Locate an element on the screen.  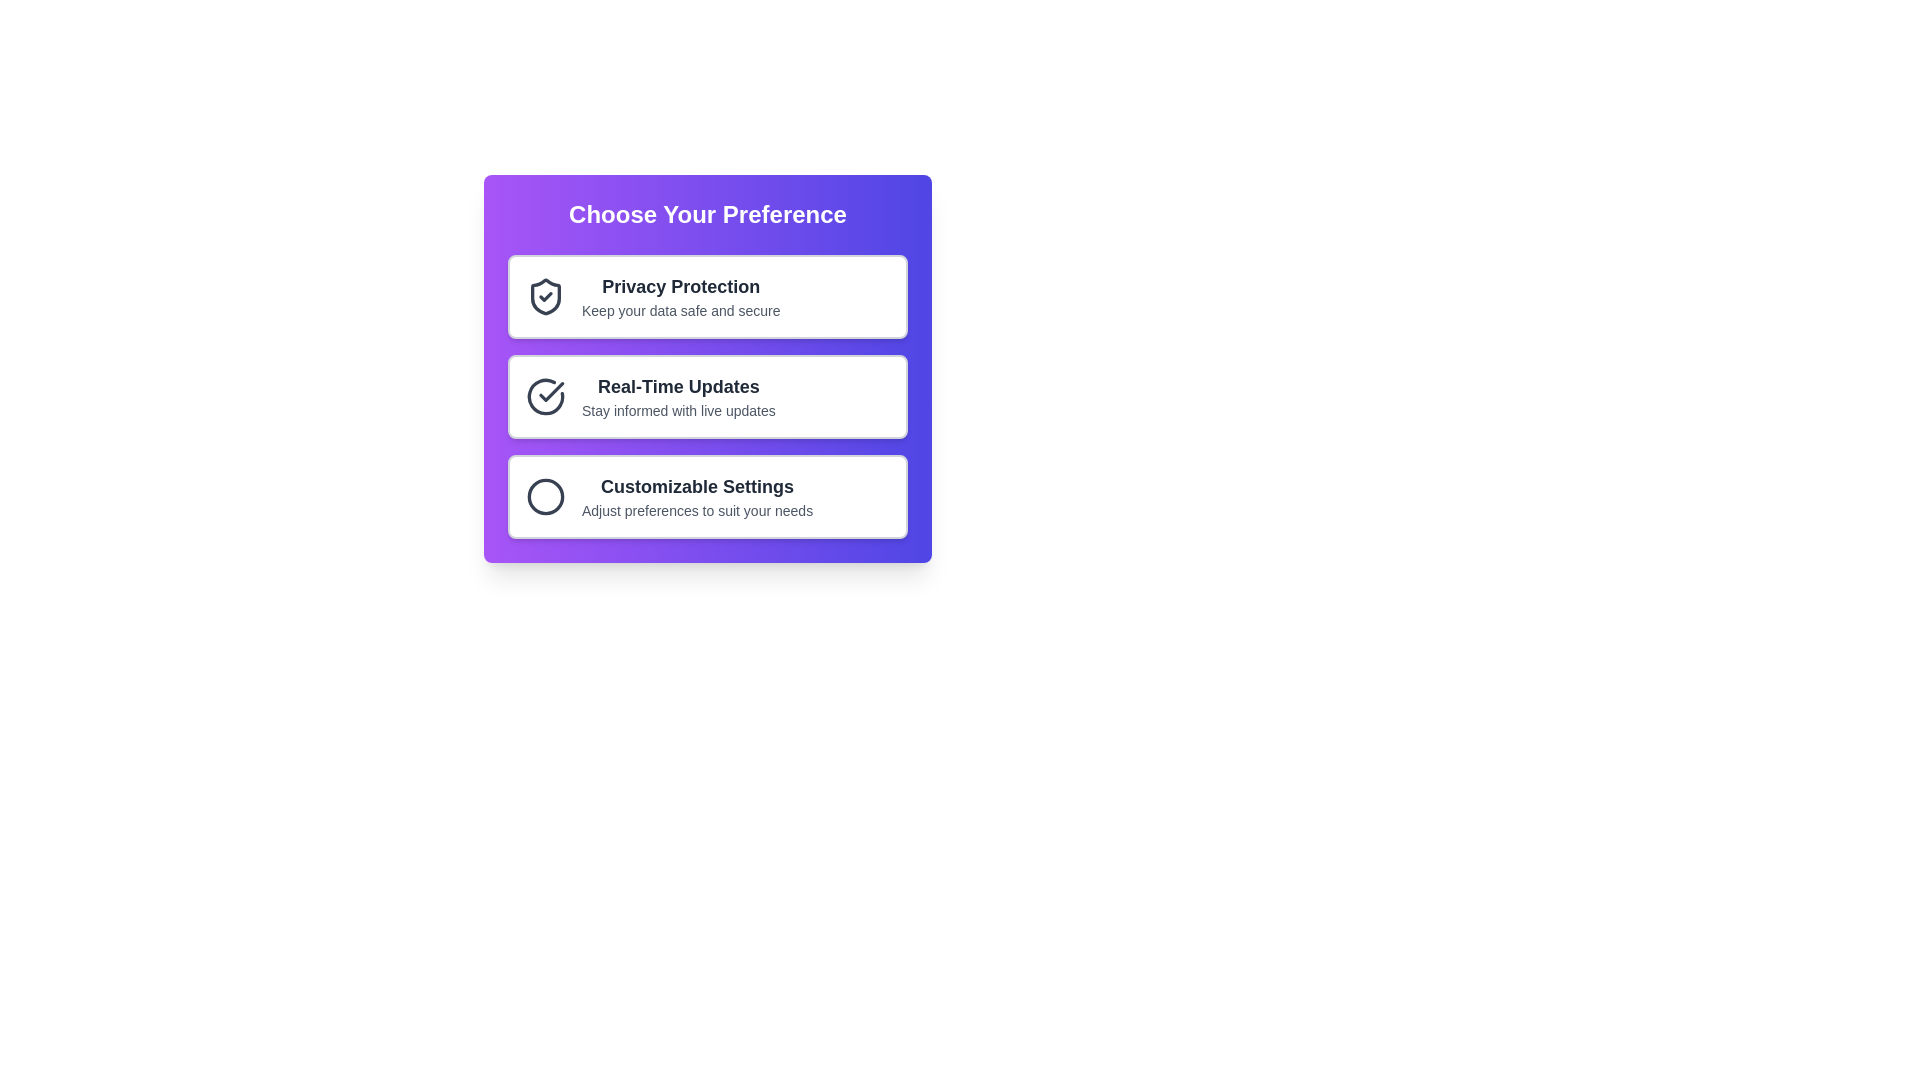
the bold text label 'Real-Time Updates' located in the second card of the vertically-stacked options is located at coordinates (678, 386).